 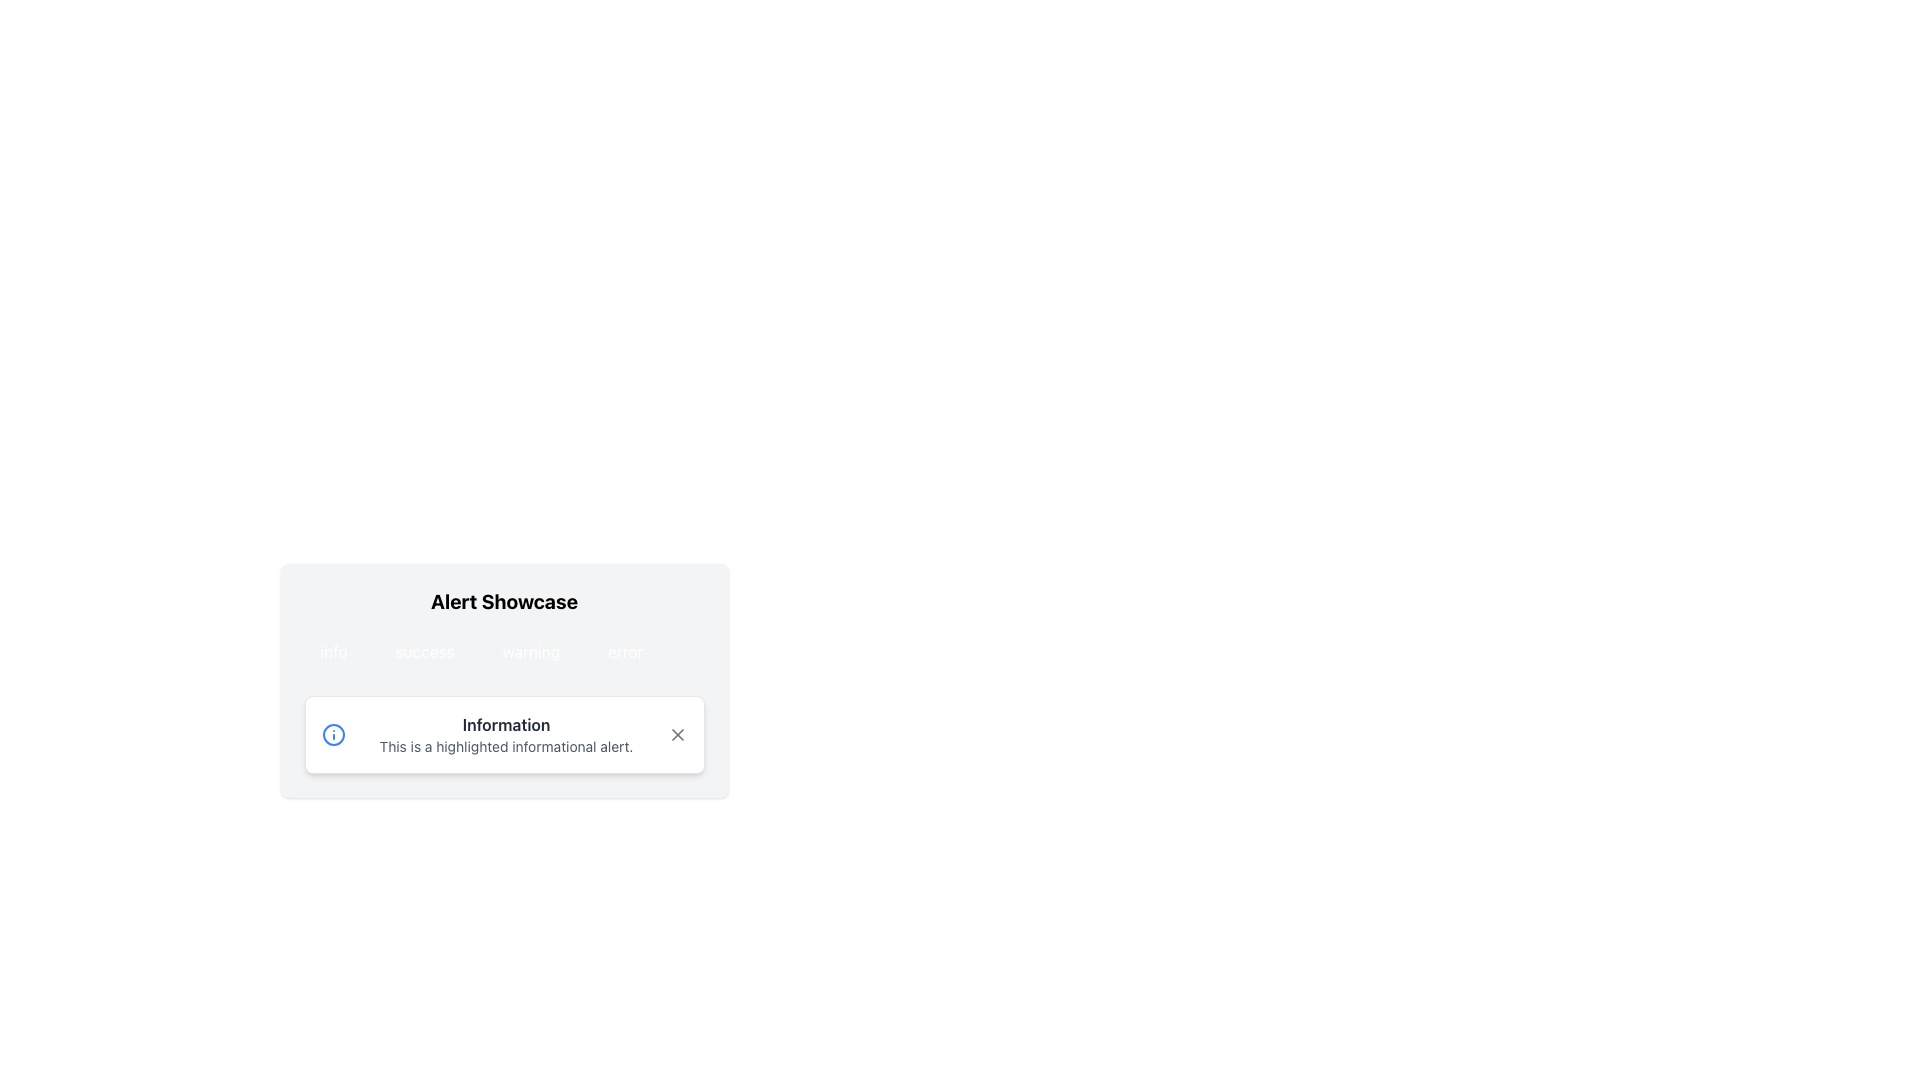 I want to click on the close button represented by an 'X' icon in the top-right corner of the 'Information' notification card, so click(x=677, y=735).